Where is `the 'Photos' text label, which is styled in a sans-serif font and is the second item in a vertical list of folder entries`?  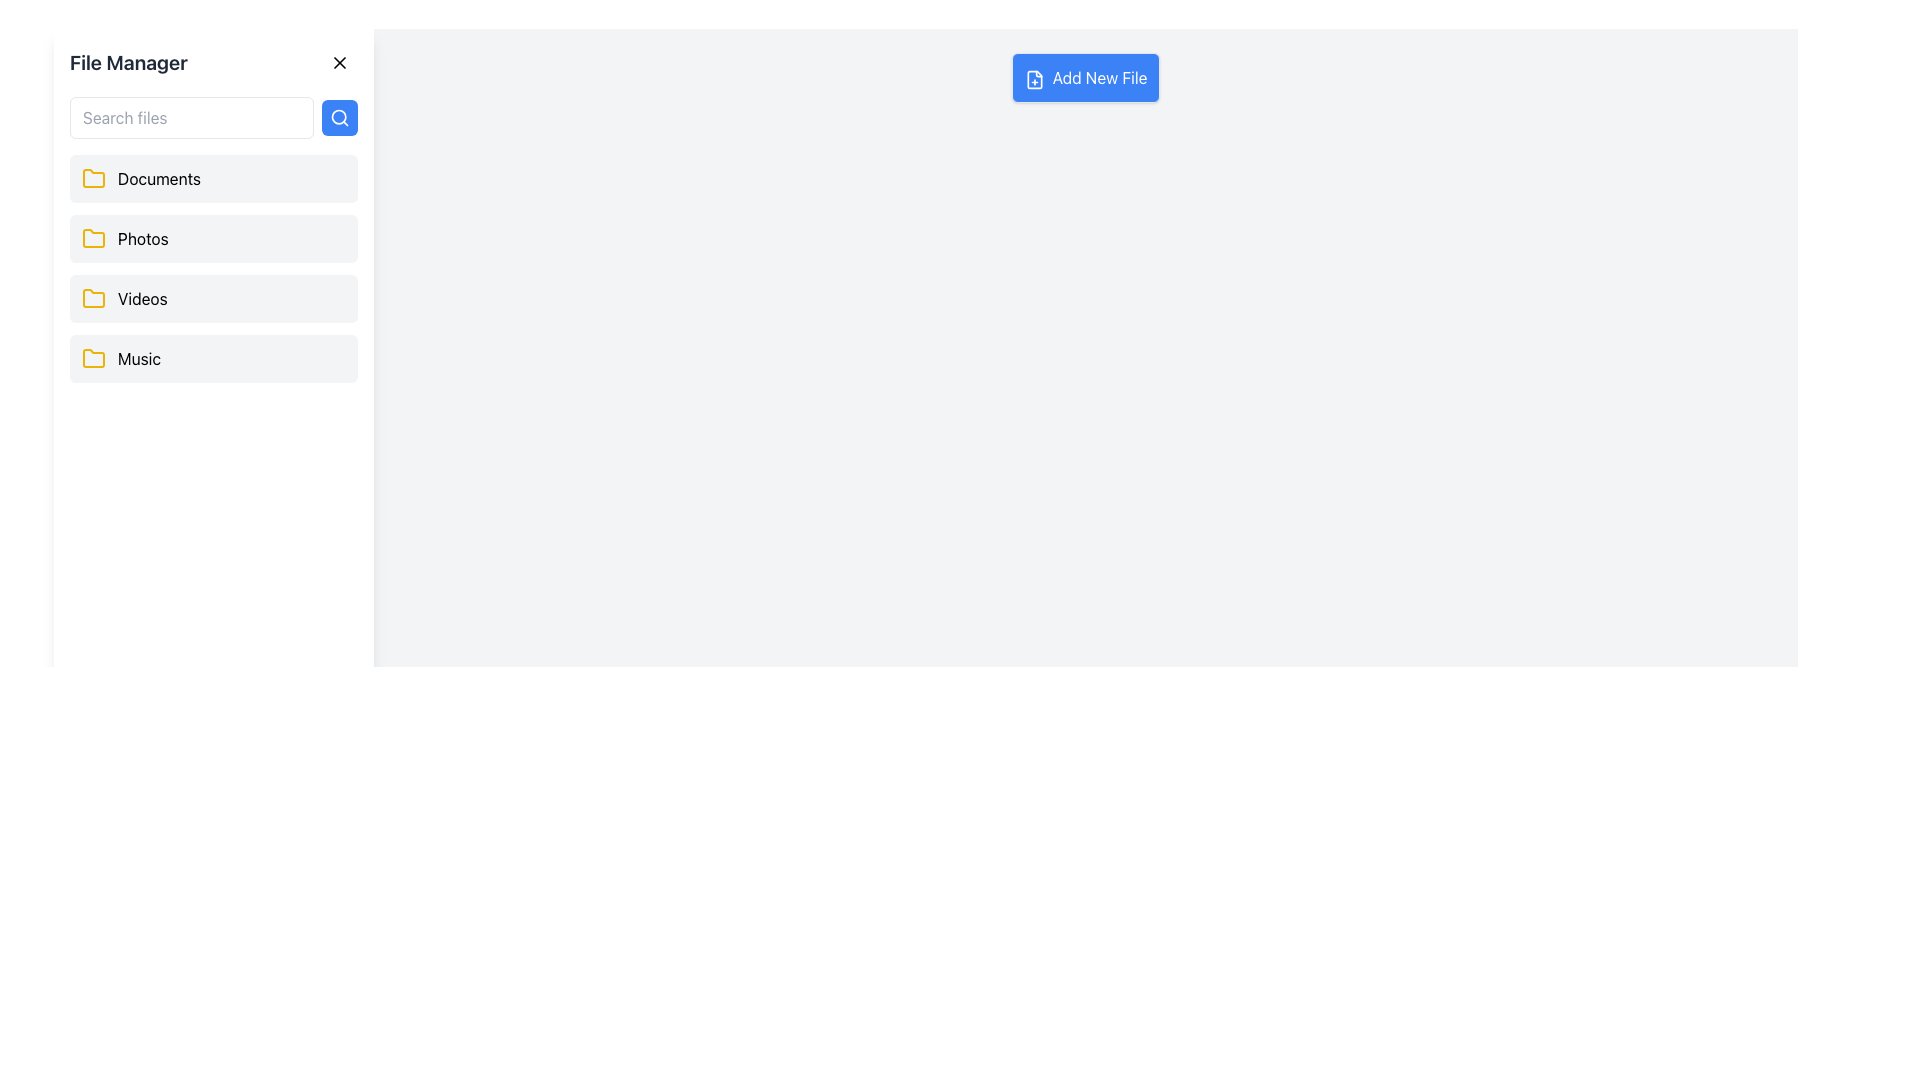
the 'Photos' text label, which is styled in a sans-serif font and is the second item in a vertical list of folder entries is located at coordinates (142, 238).